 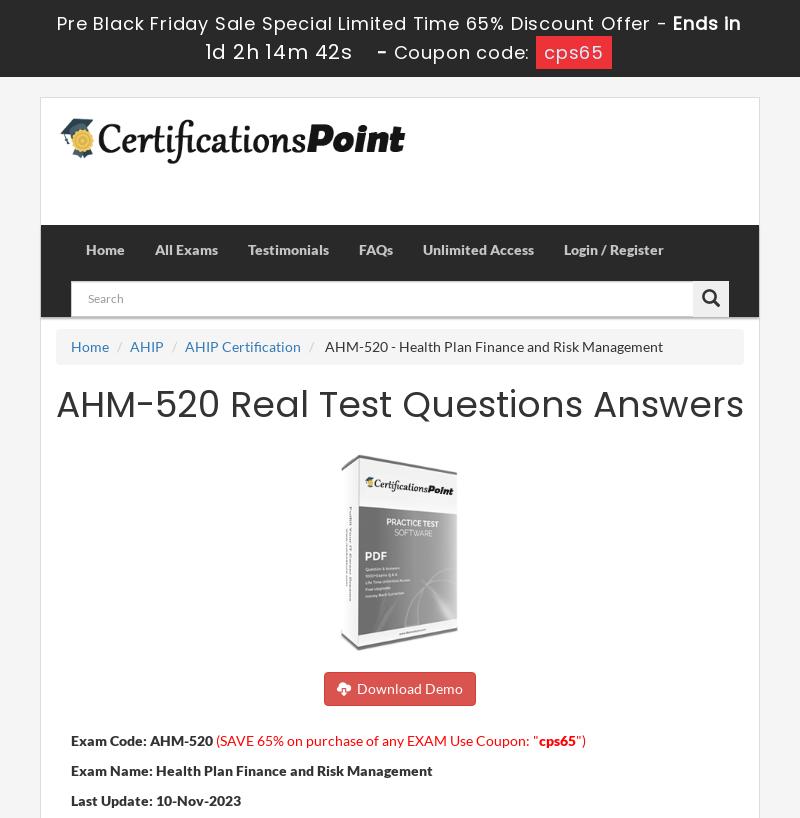 What do you see at coordinates (70, 738) in the screenshot?
I see `'Exam Code: AHM-520'` at bounding box center [70, 738].